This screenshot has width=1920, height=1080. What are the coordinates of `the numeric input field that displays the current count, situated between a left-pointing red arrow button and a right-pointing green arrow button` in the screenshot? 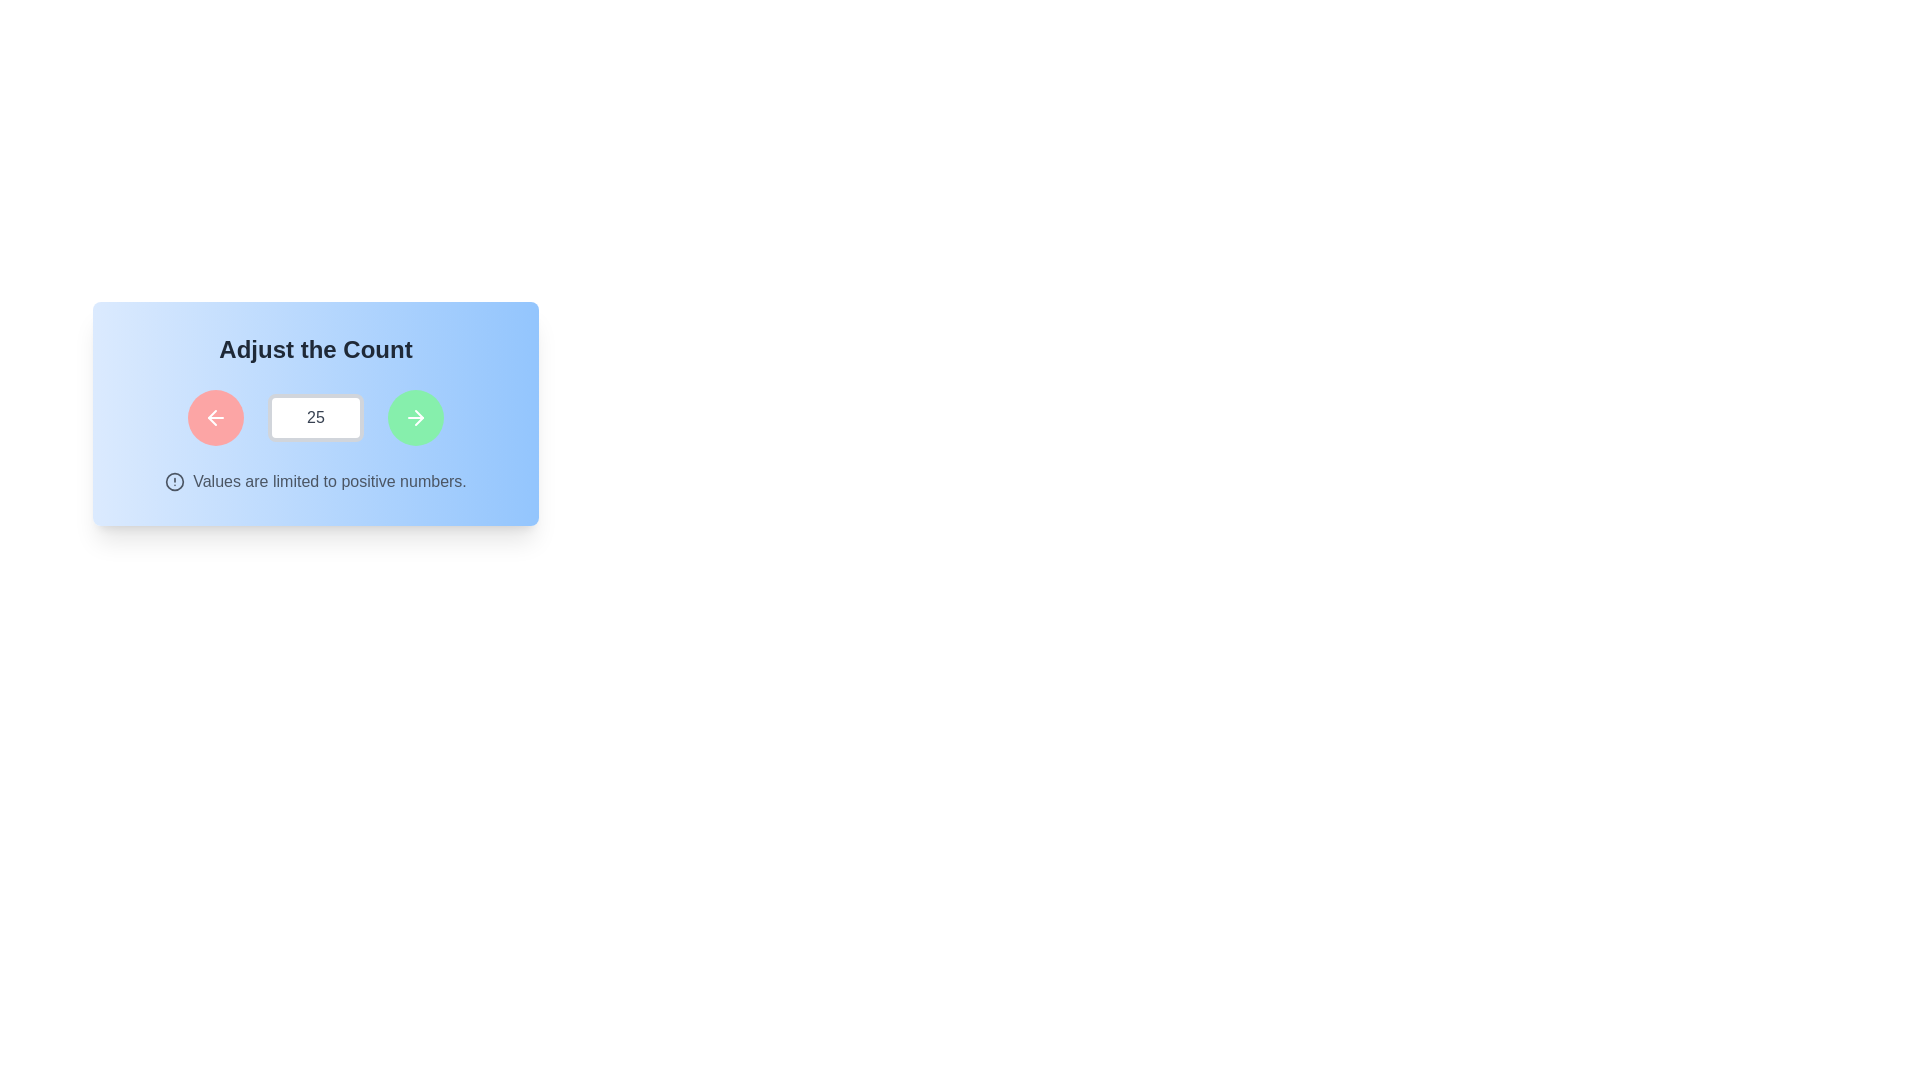 It's located at (315, 416).